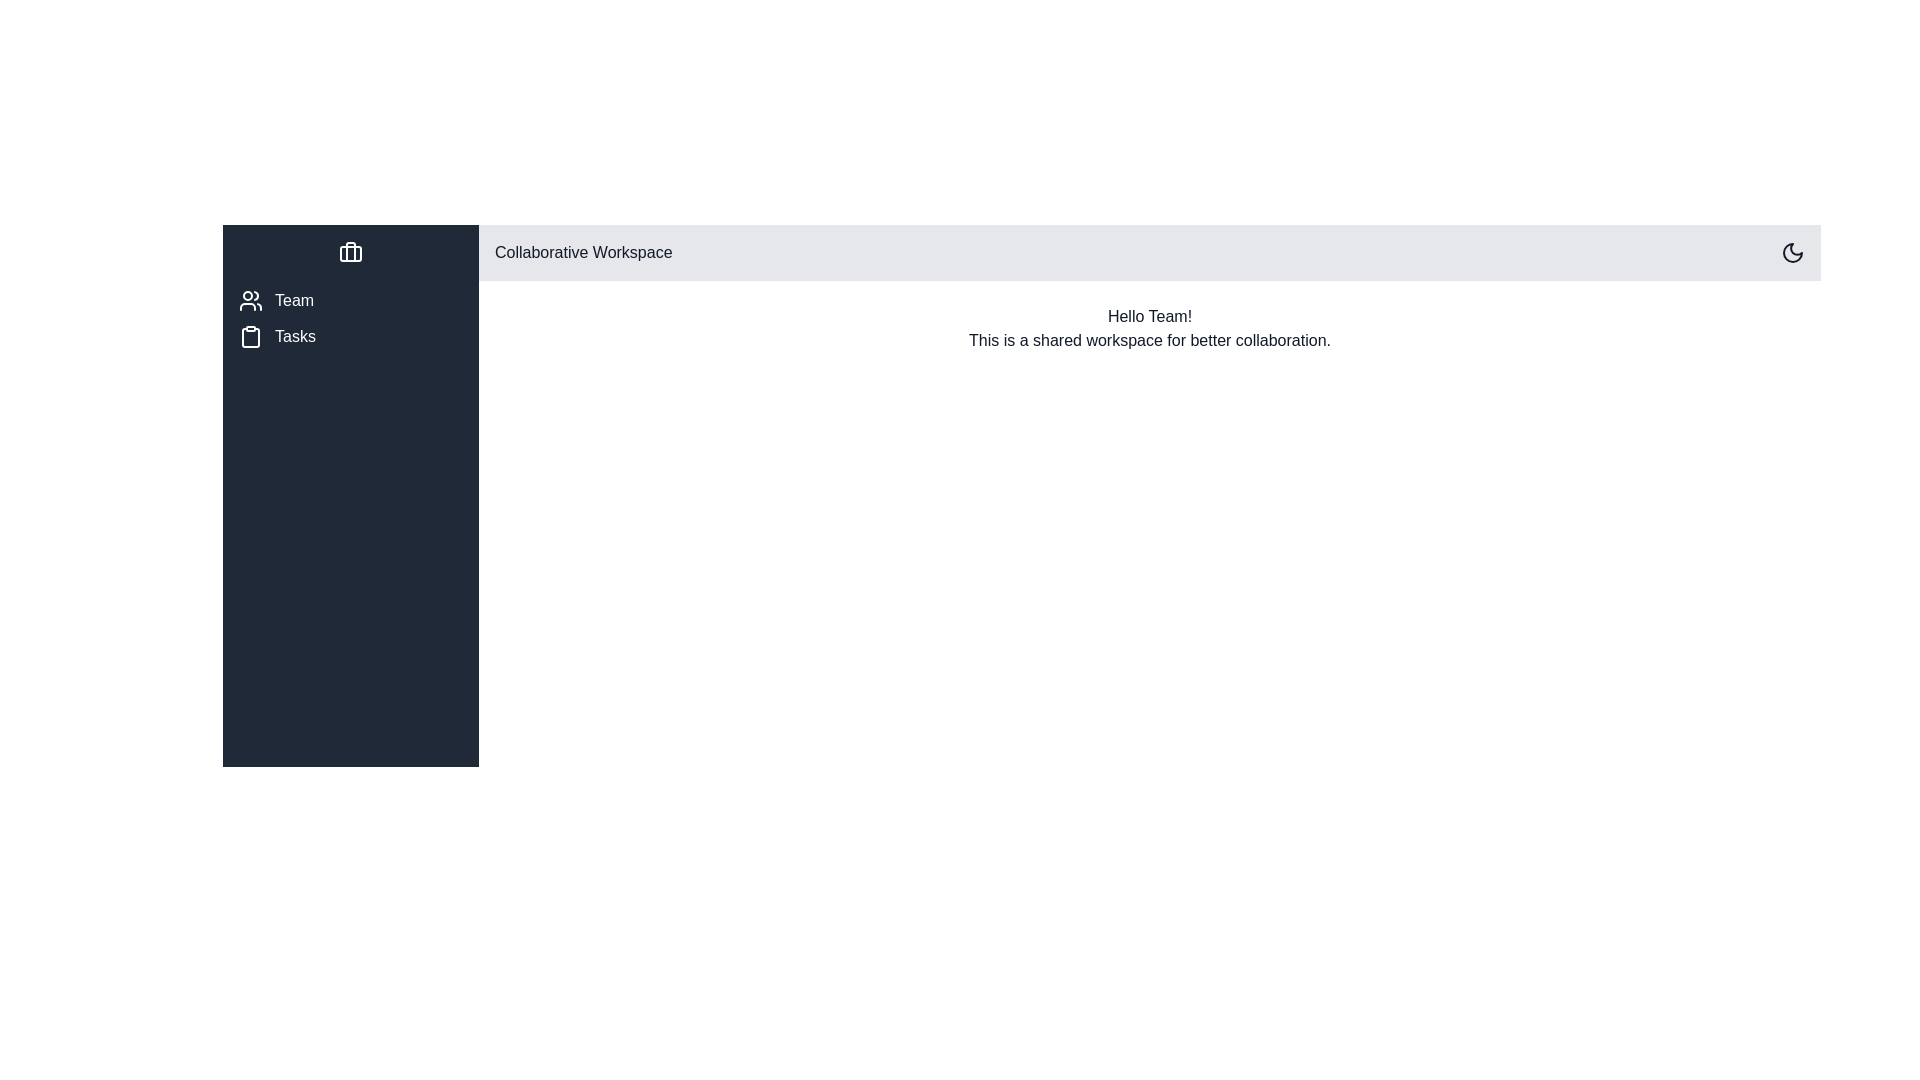 This screenshot has height=1080, width=1920. I want to click on the 'Team' text label, which is styled in white on a dark background and is located in the left-side navigation panel, so click(293, 300).